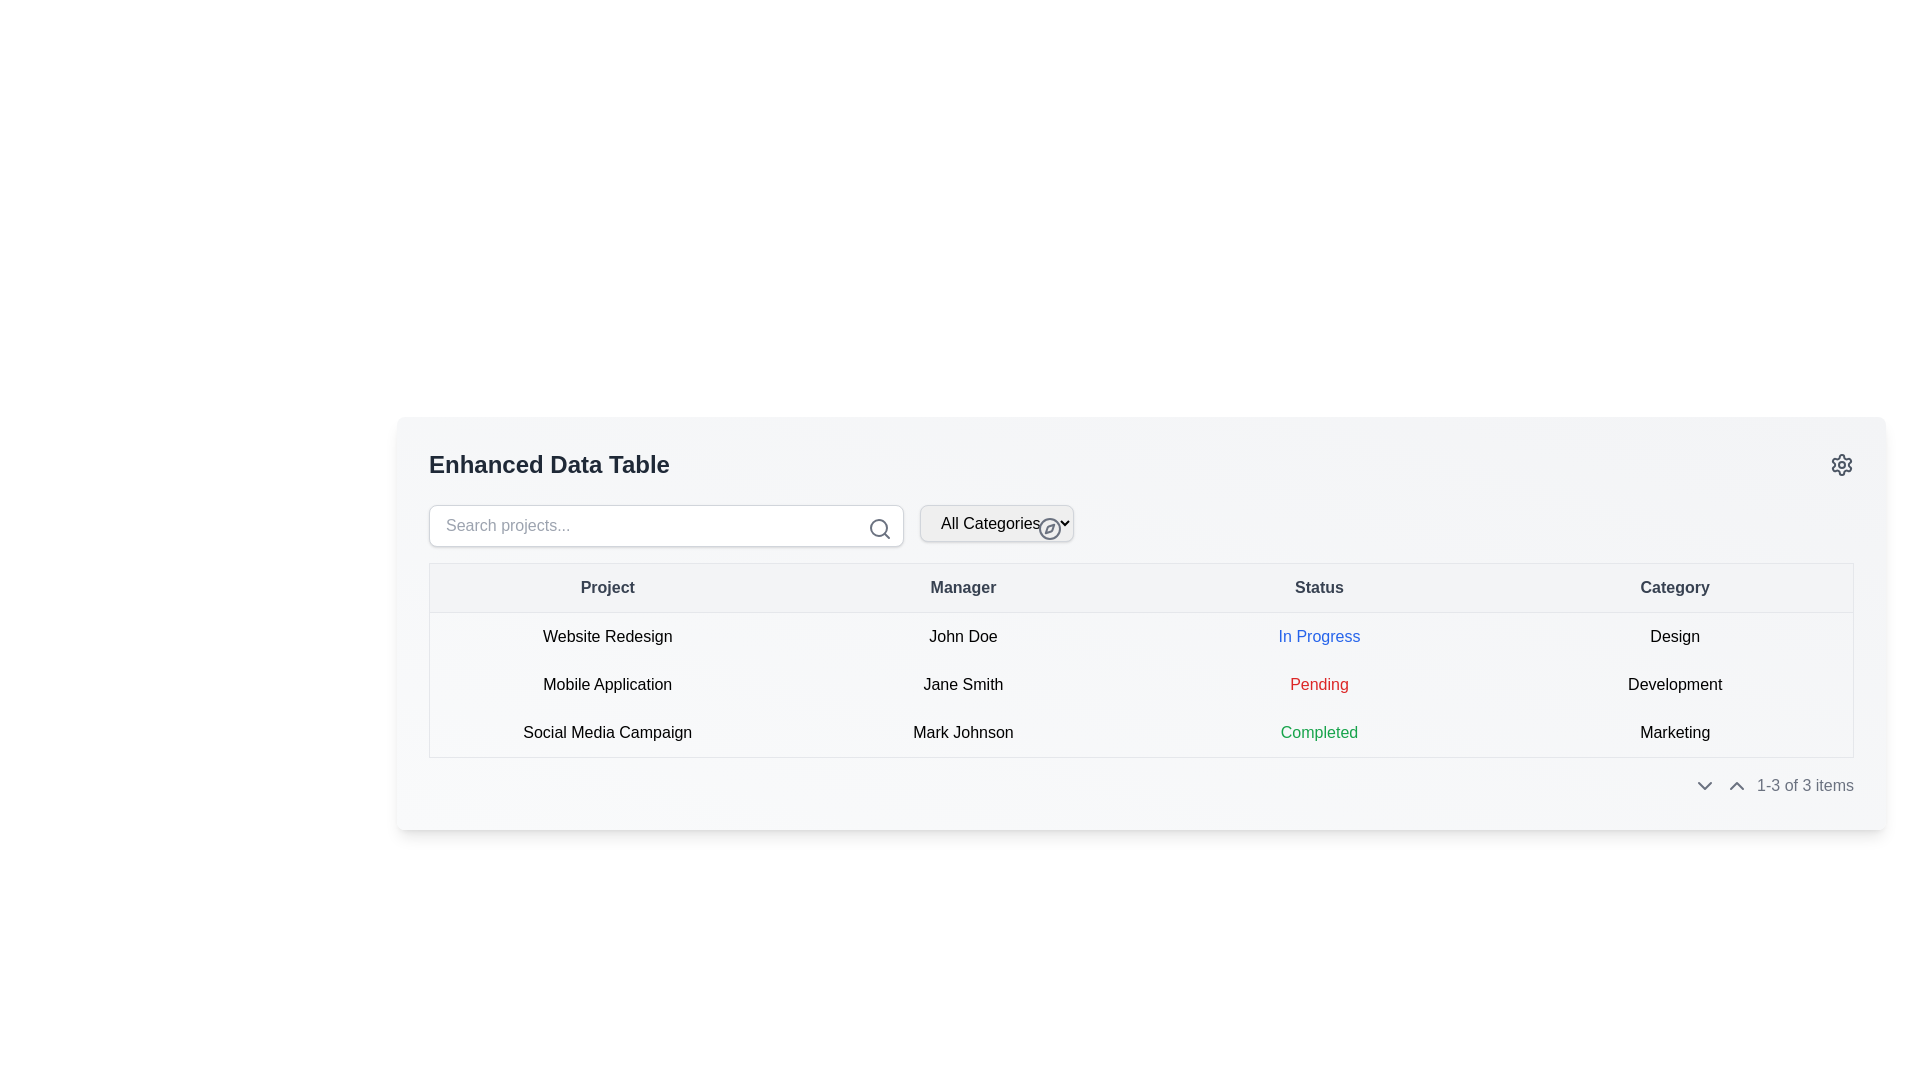 This screenshot has width=1920, height=1080. Describe the element at coordinates (606, 636) in the screenshot. I see `the text label displaying 'Website Redesign' which is the first element in its row and leftmost column of the table` at that location.